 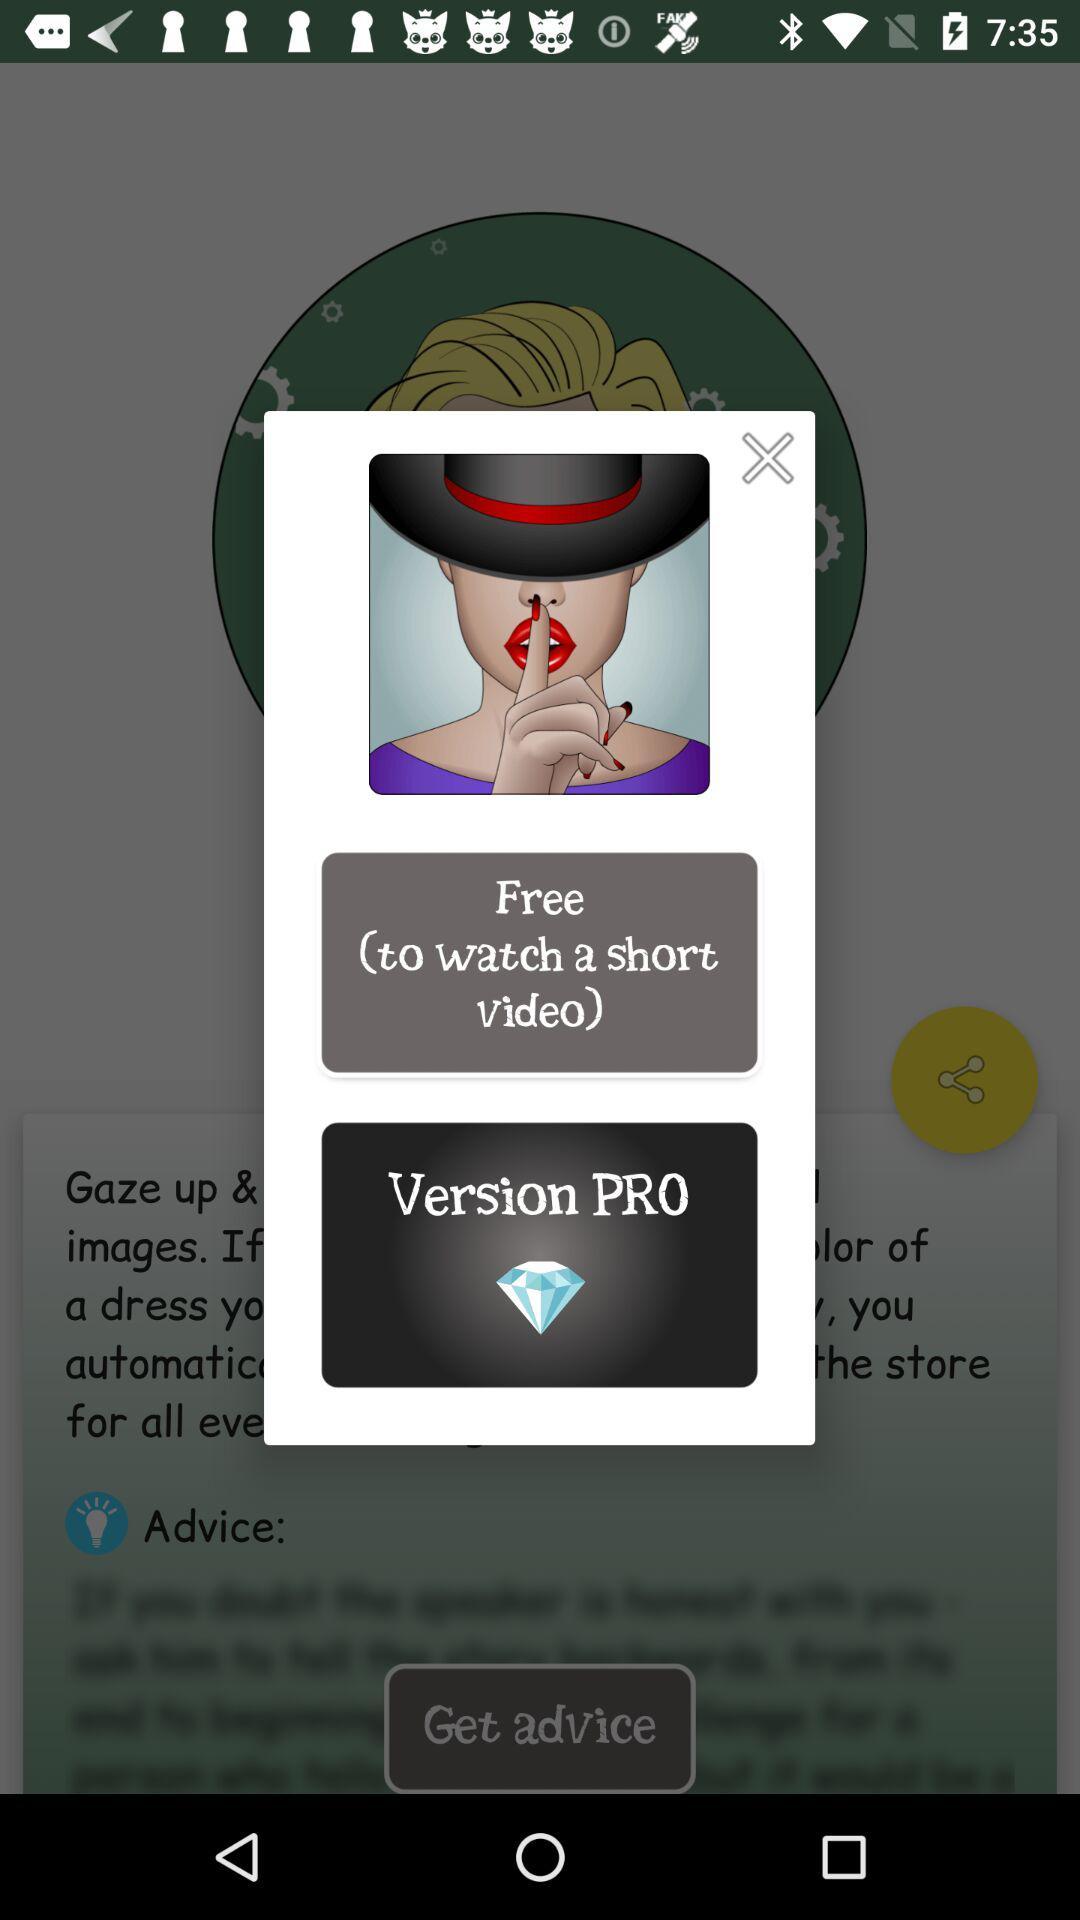 I want to click on version pro, so click(x=538, y=1254).